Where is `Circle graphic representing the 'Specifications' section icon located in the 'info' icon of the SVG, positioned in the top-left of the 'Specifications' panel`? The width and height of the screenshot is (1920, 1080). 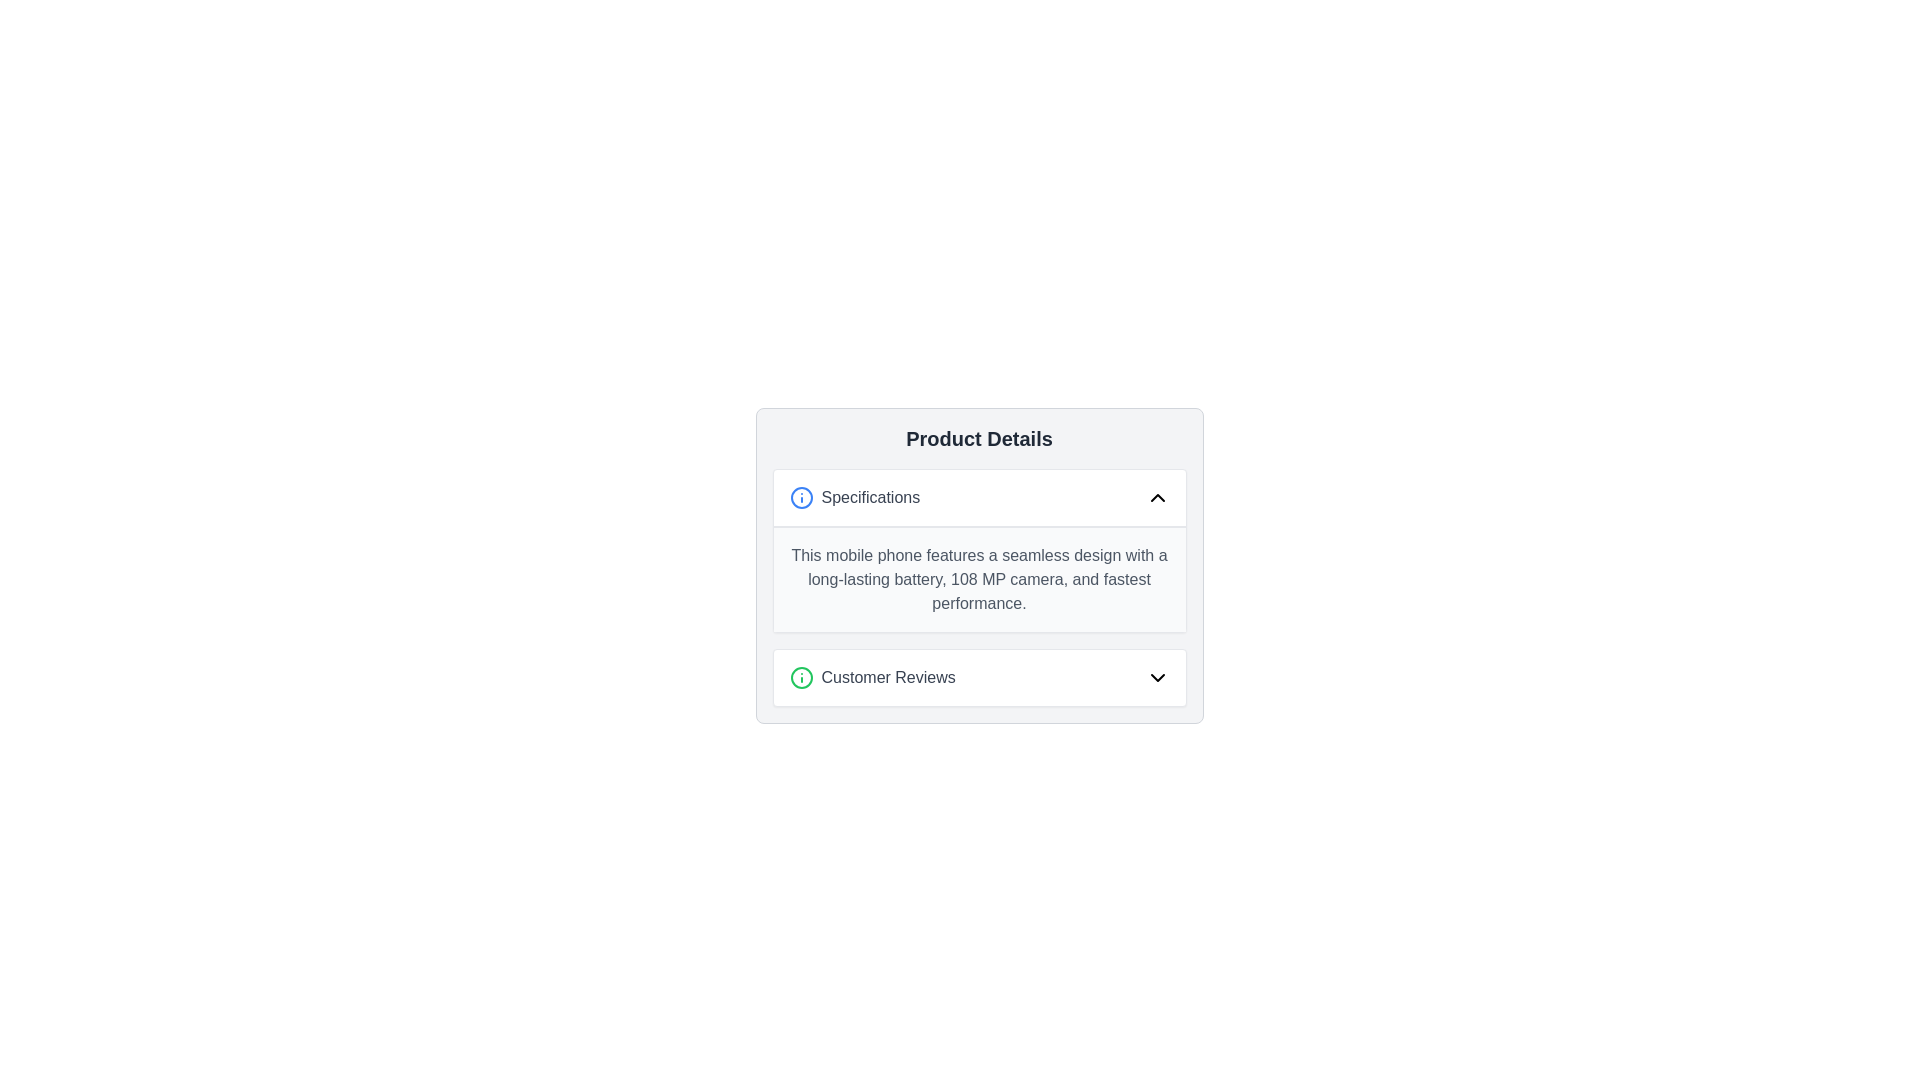 Circle graphic representing the 'Specifications' section icon located in the 'info' icon of the SVG, positioned in the top-left of the 'Specifications' panel is located at coordinates (801, 677).